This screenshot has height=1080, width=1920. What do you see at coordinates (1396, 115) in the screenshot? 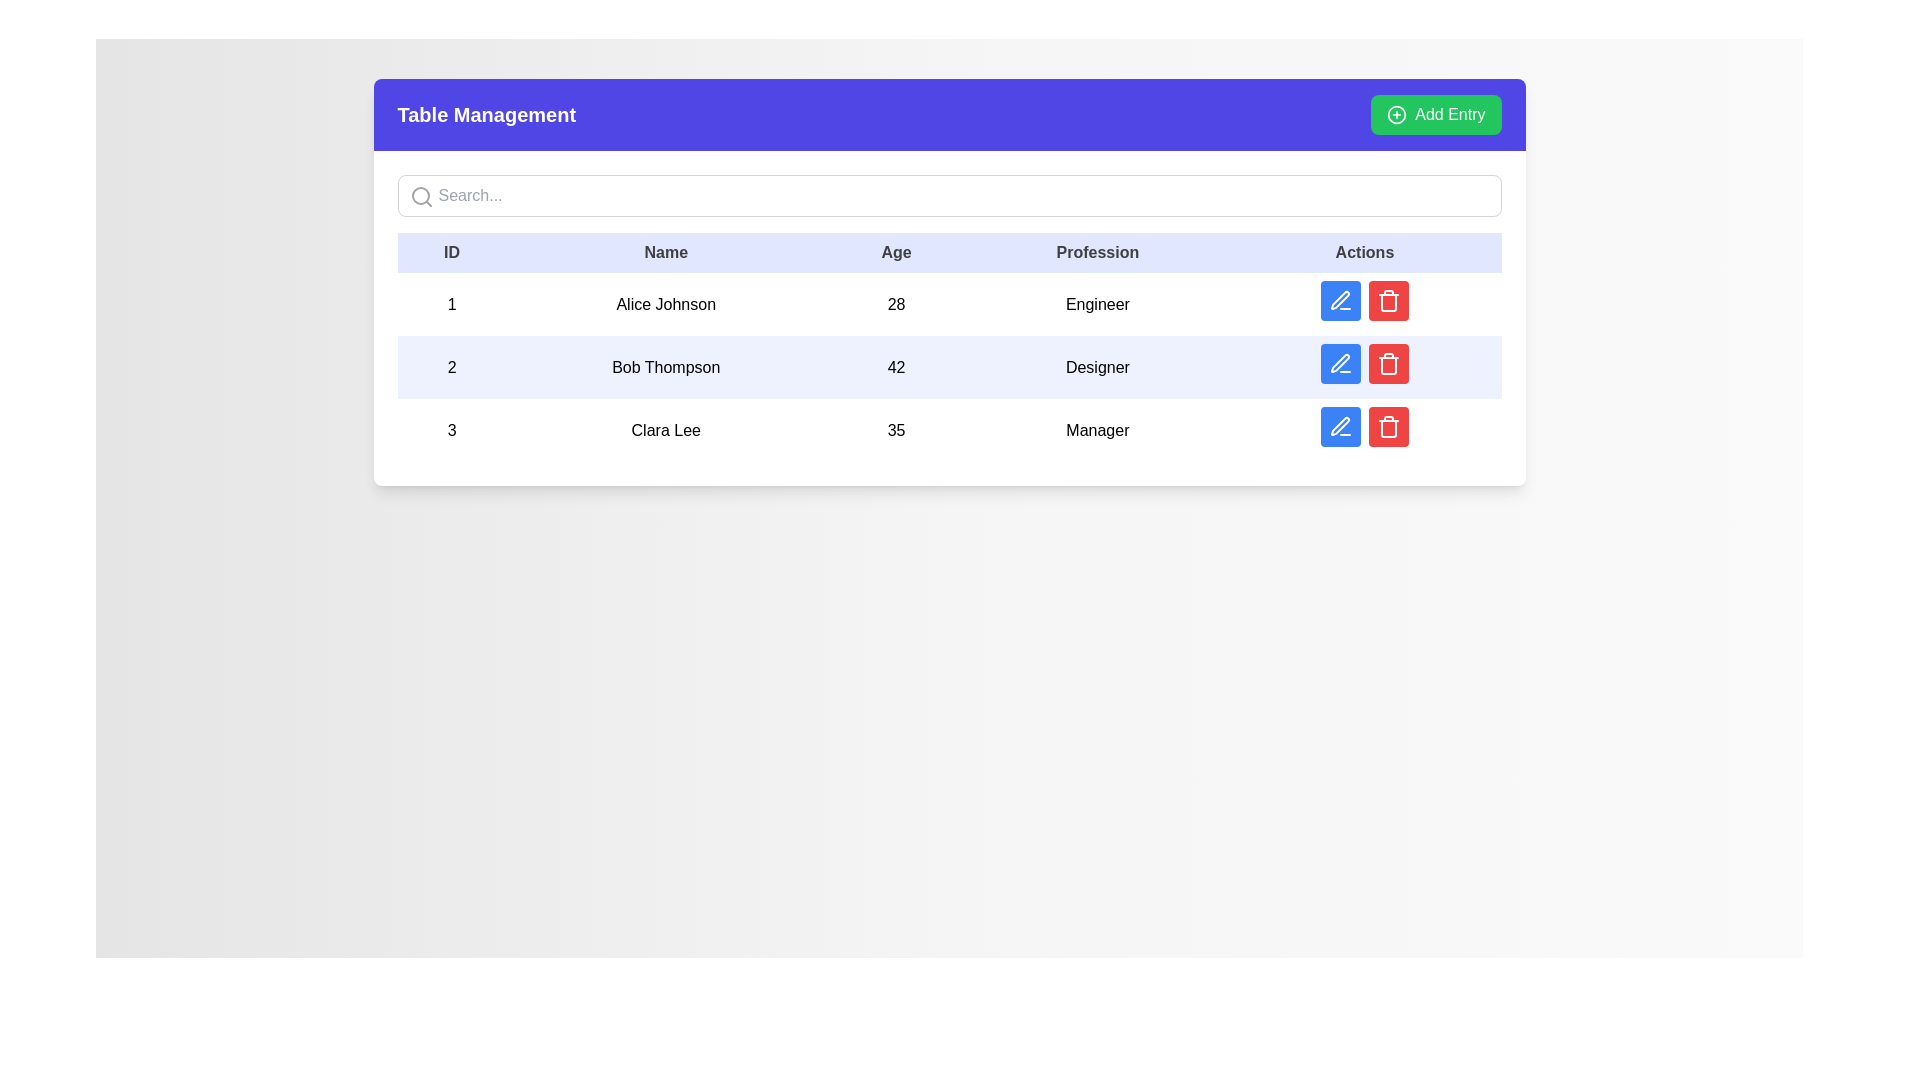
I see `the icon located to the left of the 'Add Entry' text in the green button at the top right corner of the interface` at bounding box center [1396, 115].